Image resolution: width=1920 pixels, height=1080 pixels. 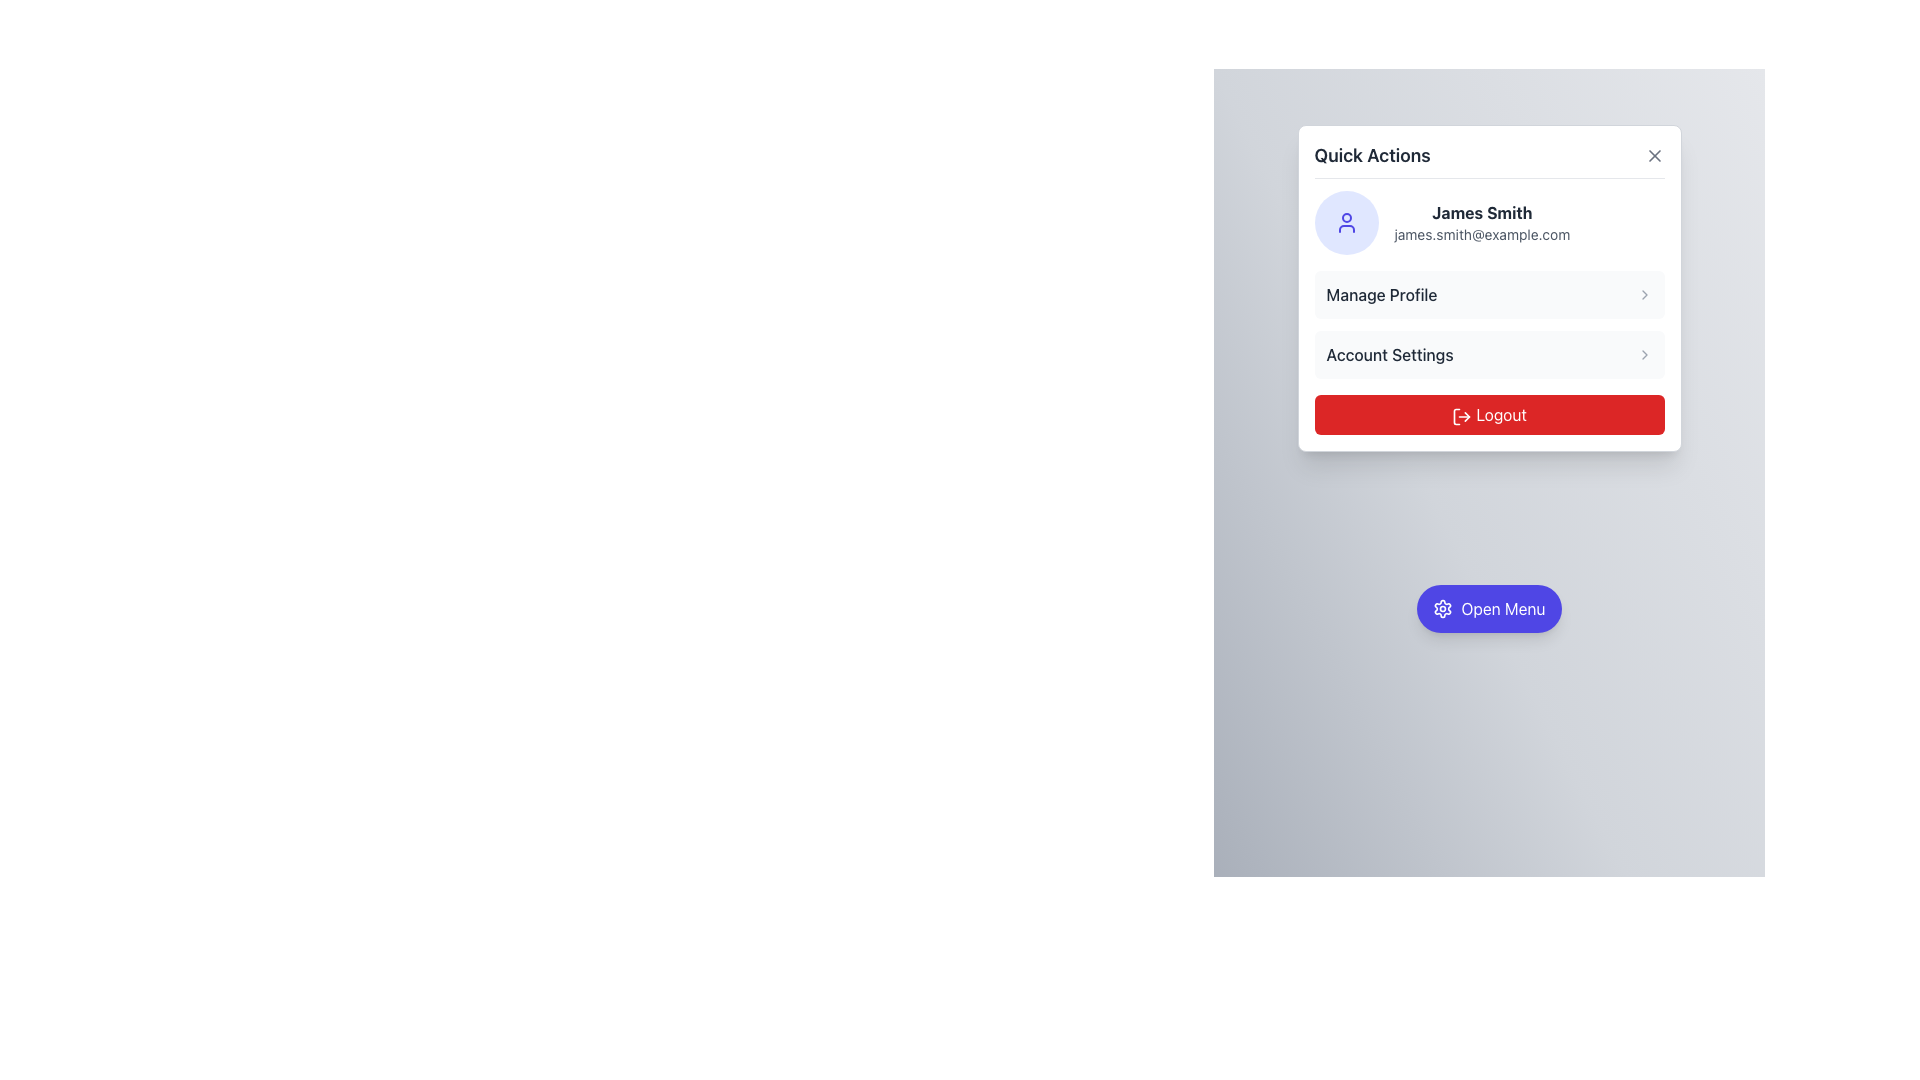 What do you see at coordinates (1462, 415) in the screenshot?
I see `the logout icon, which is positioned to the left of the red rectangular button labeled 'Logout'` at bounding box center [1462, 415].